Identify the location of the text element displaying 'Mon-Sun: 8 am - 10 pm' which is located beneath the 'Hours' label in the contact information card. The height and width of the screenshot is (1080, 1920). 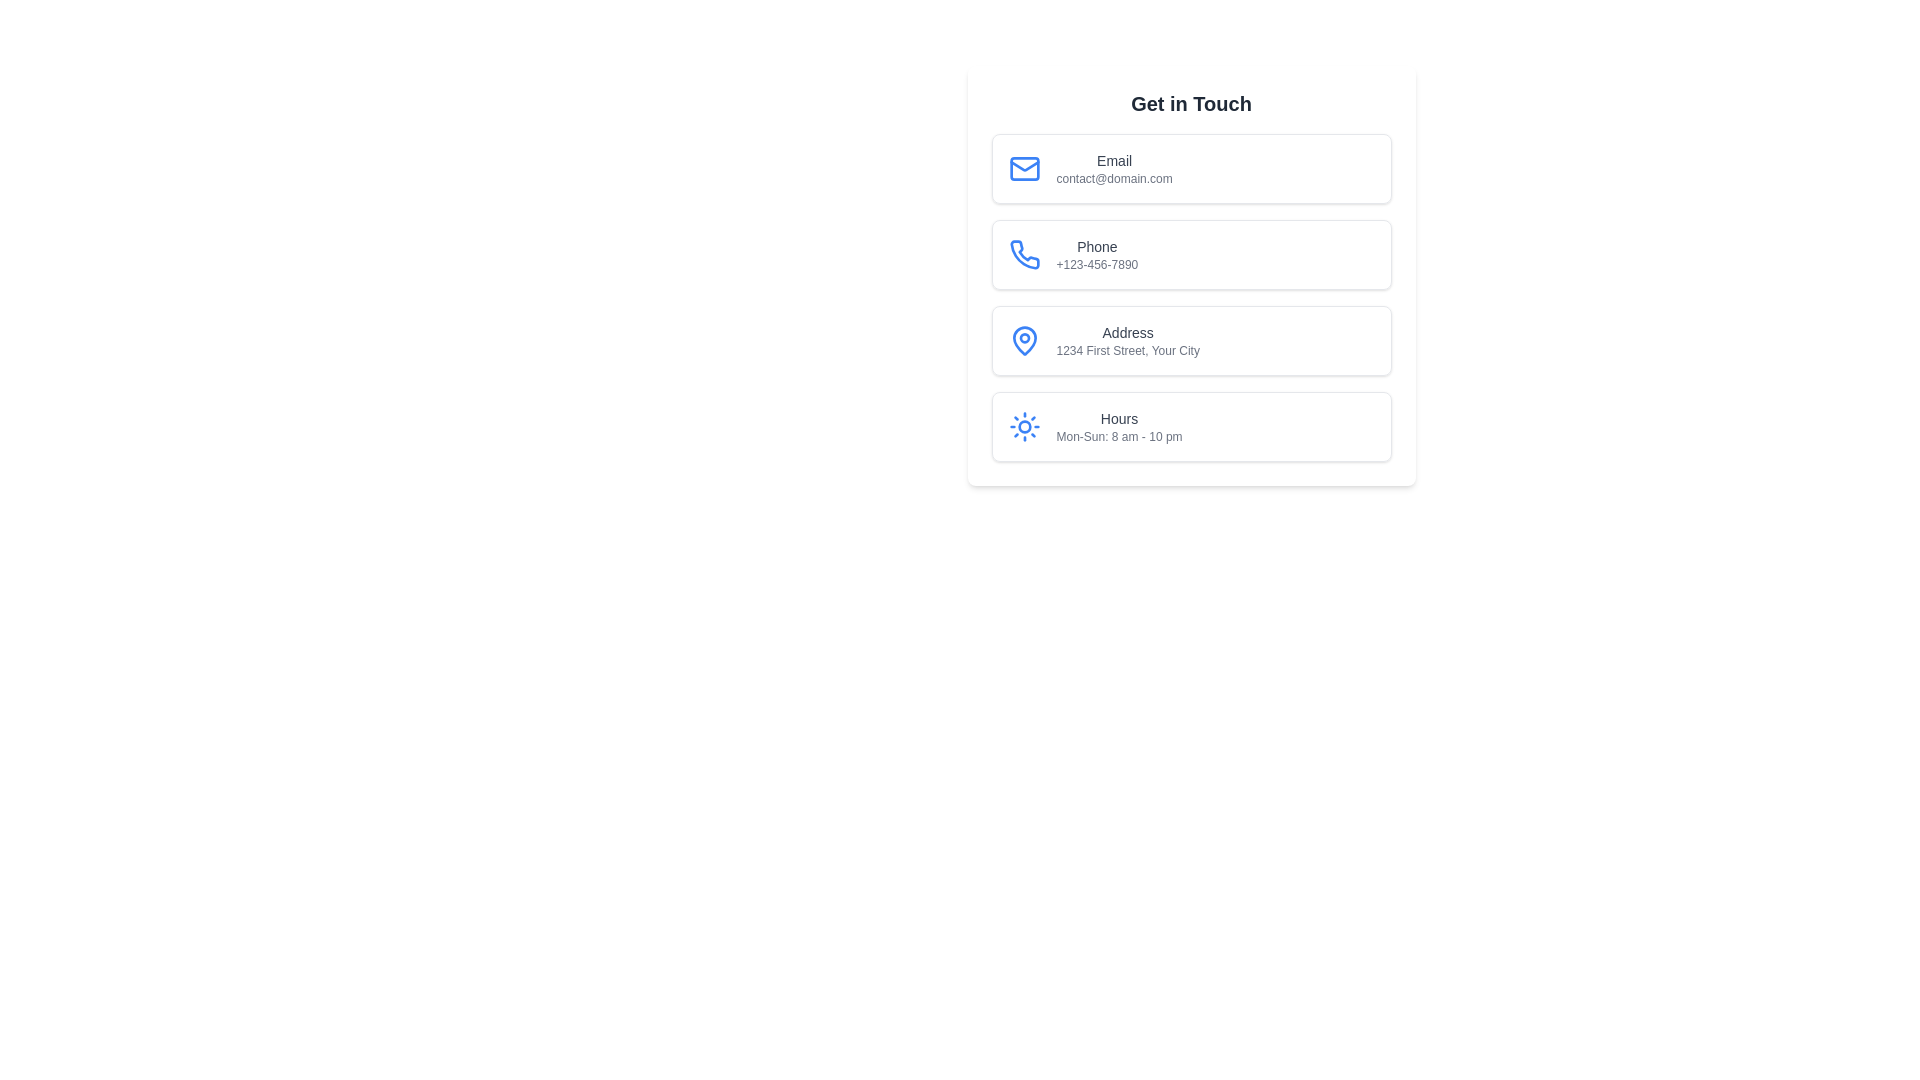
(1118, 435).